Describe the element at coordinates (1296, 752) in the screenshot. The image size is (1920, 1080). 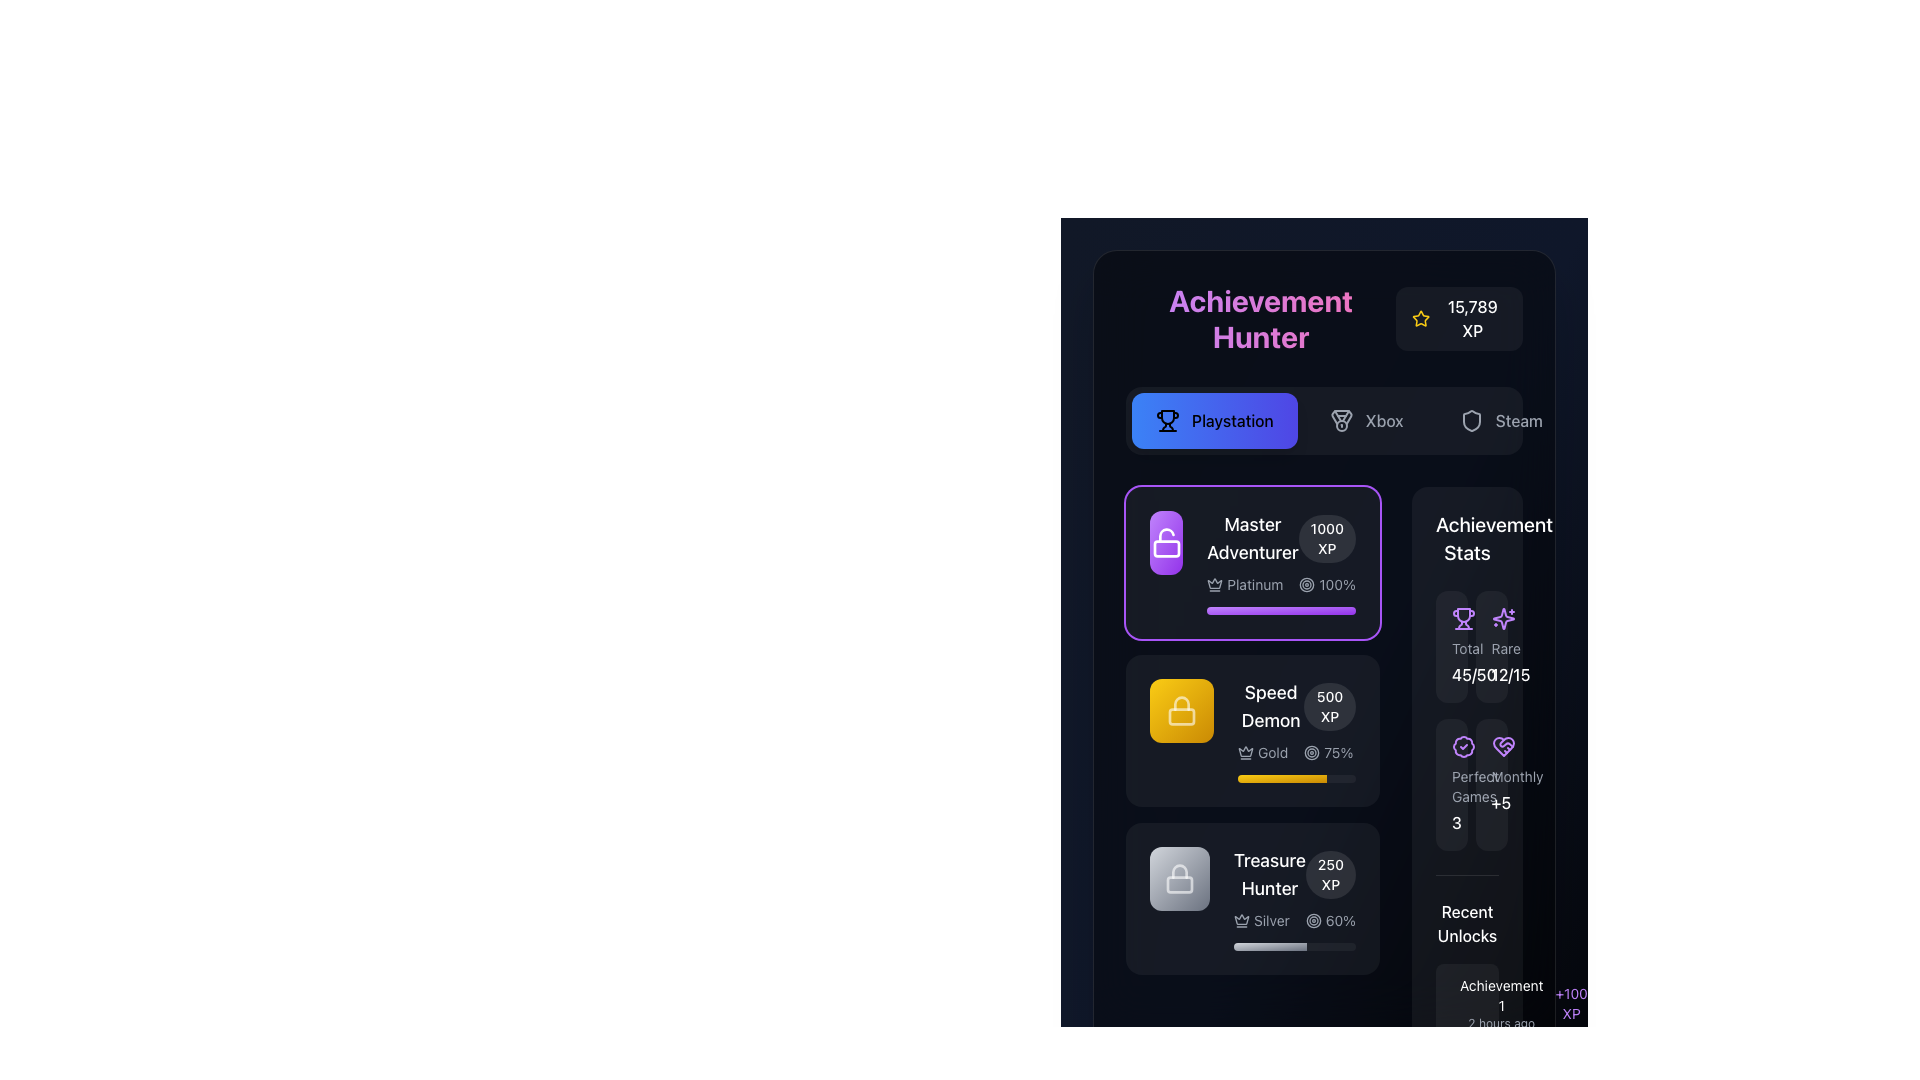
I see `the textual and iconographic label component that includes a crown icon and the text 'Gold', along with a target icon and '75%', located below the 'Speed Demon' title and to the left of the percentage progress bar` at that location.